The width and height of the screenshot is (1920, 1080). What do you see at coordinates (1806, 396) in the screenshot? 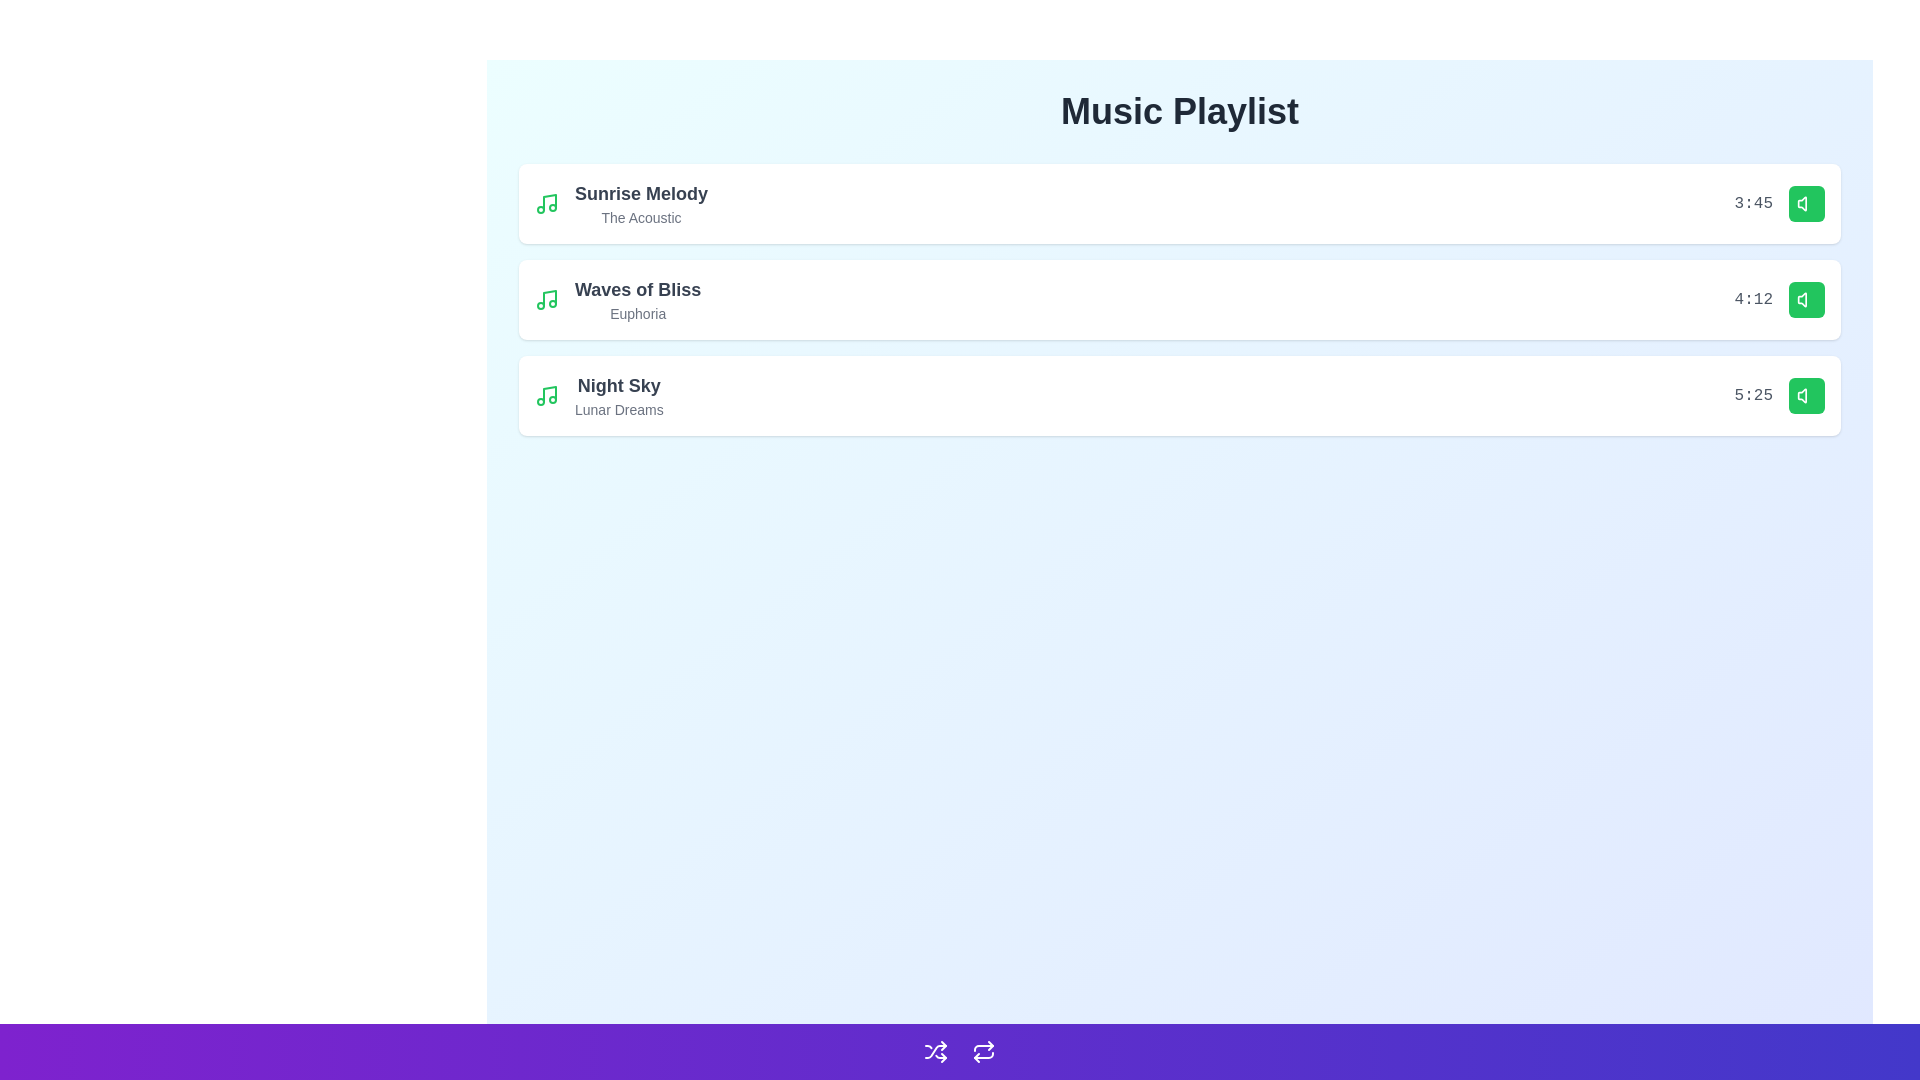
I see `the volume control icon, which is a small white speaker icon inside a rounded green button, located to the far right of the 'Night Sky' track in the playlist` at bounding box center [1806, 396].